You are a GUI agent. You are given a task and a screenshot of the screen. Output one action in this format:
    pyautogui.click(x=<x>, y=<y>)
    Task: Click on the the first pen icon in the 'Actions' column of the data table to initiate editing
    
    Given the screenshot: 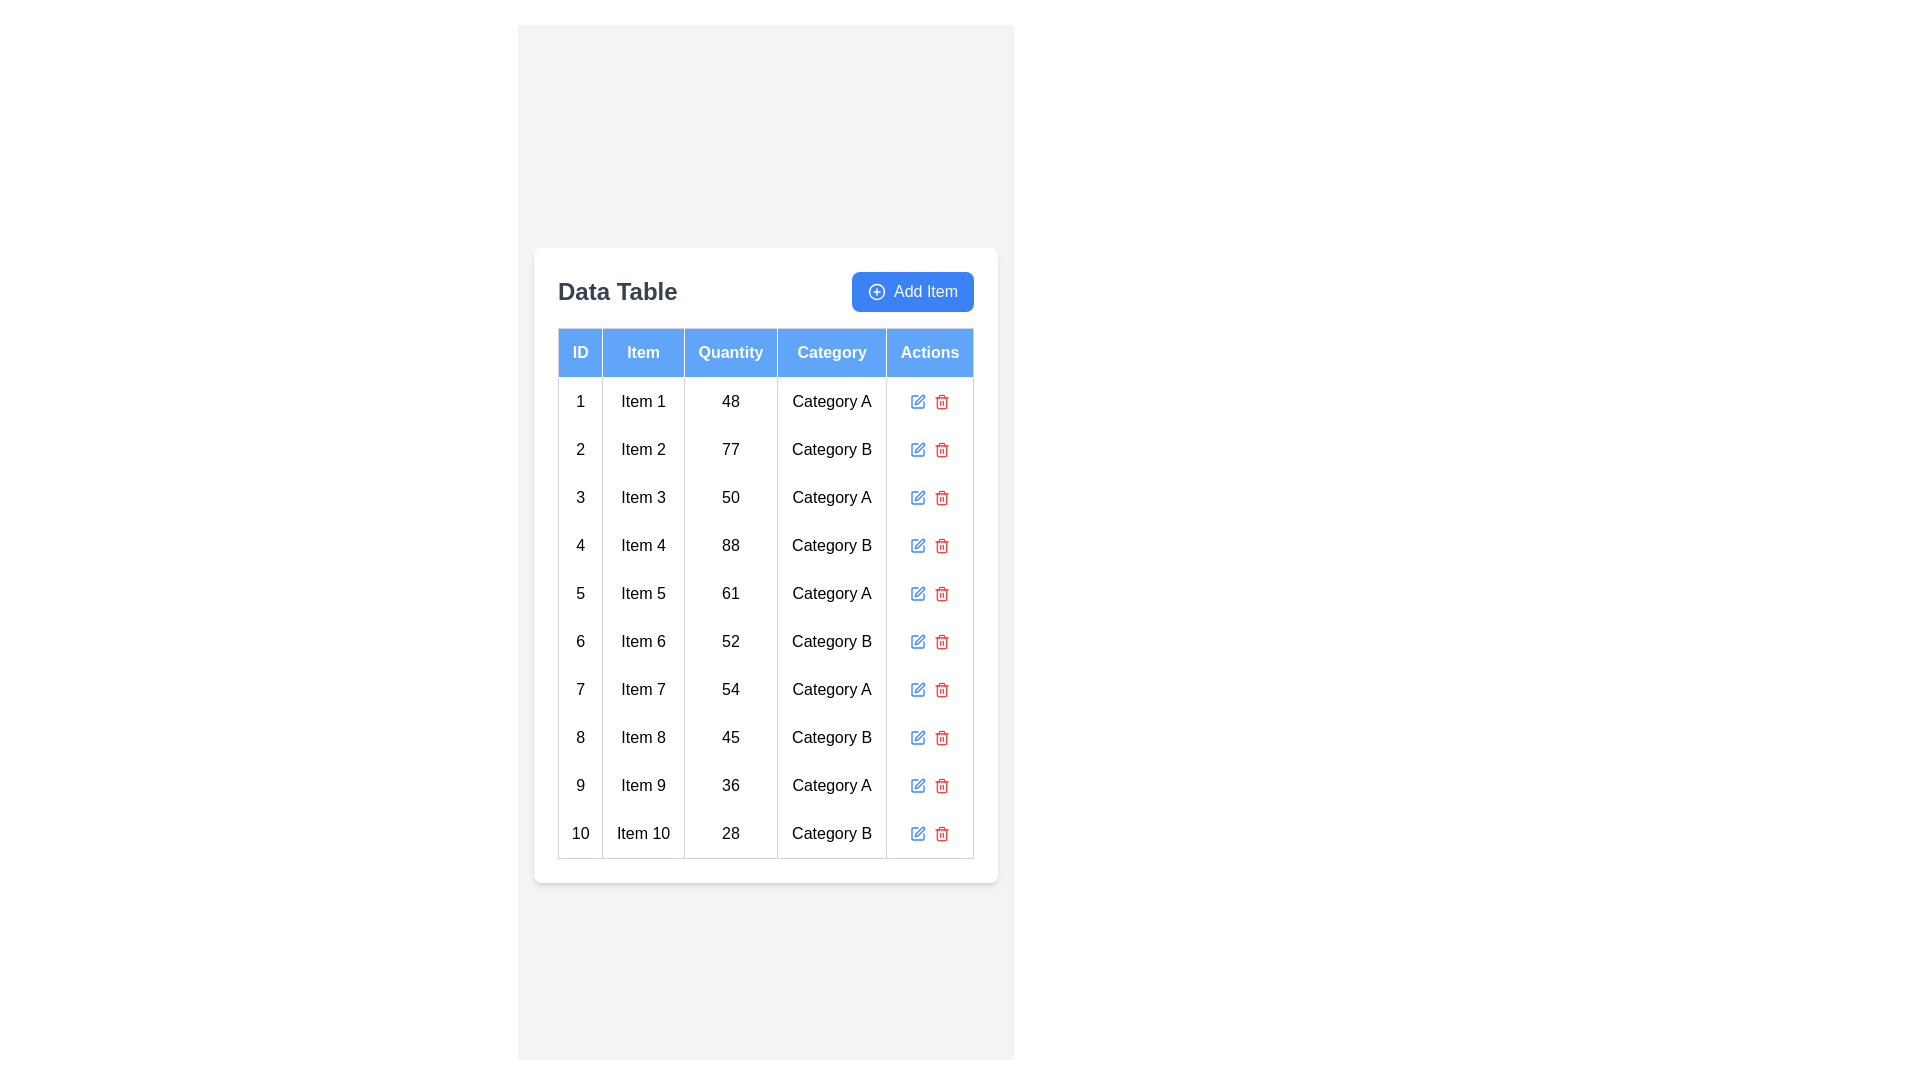 What is the action you would take?
    pyautogui.click(x=919, y=399)
    